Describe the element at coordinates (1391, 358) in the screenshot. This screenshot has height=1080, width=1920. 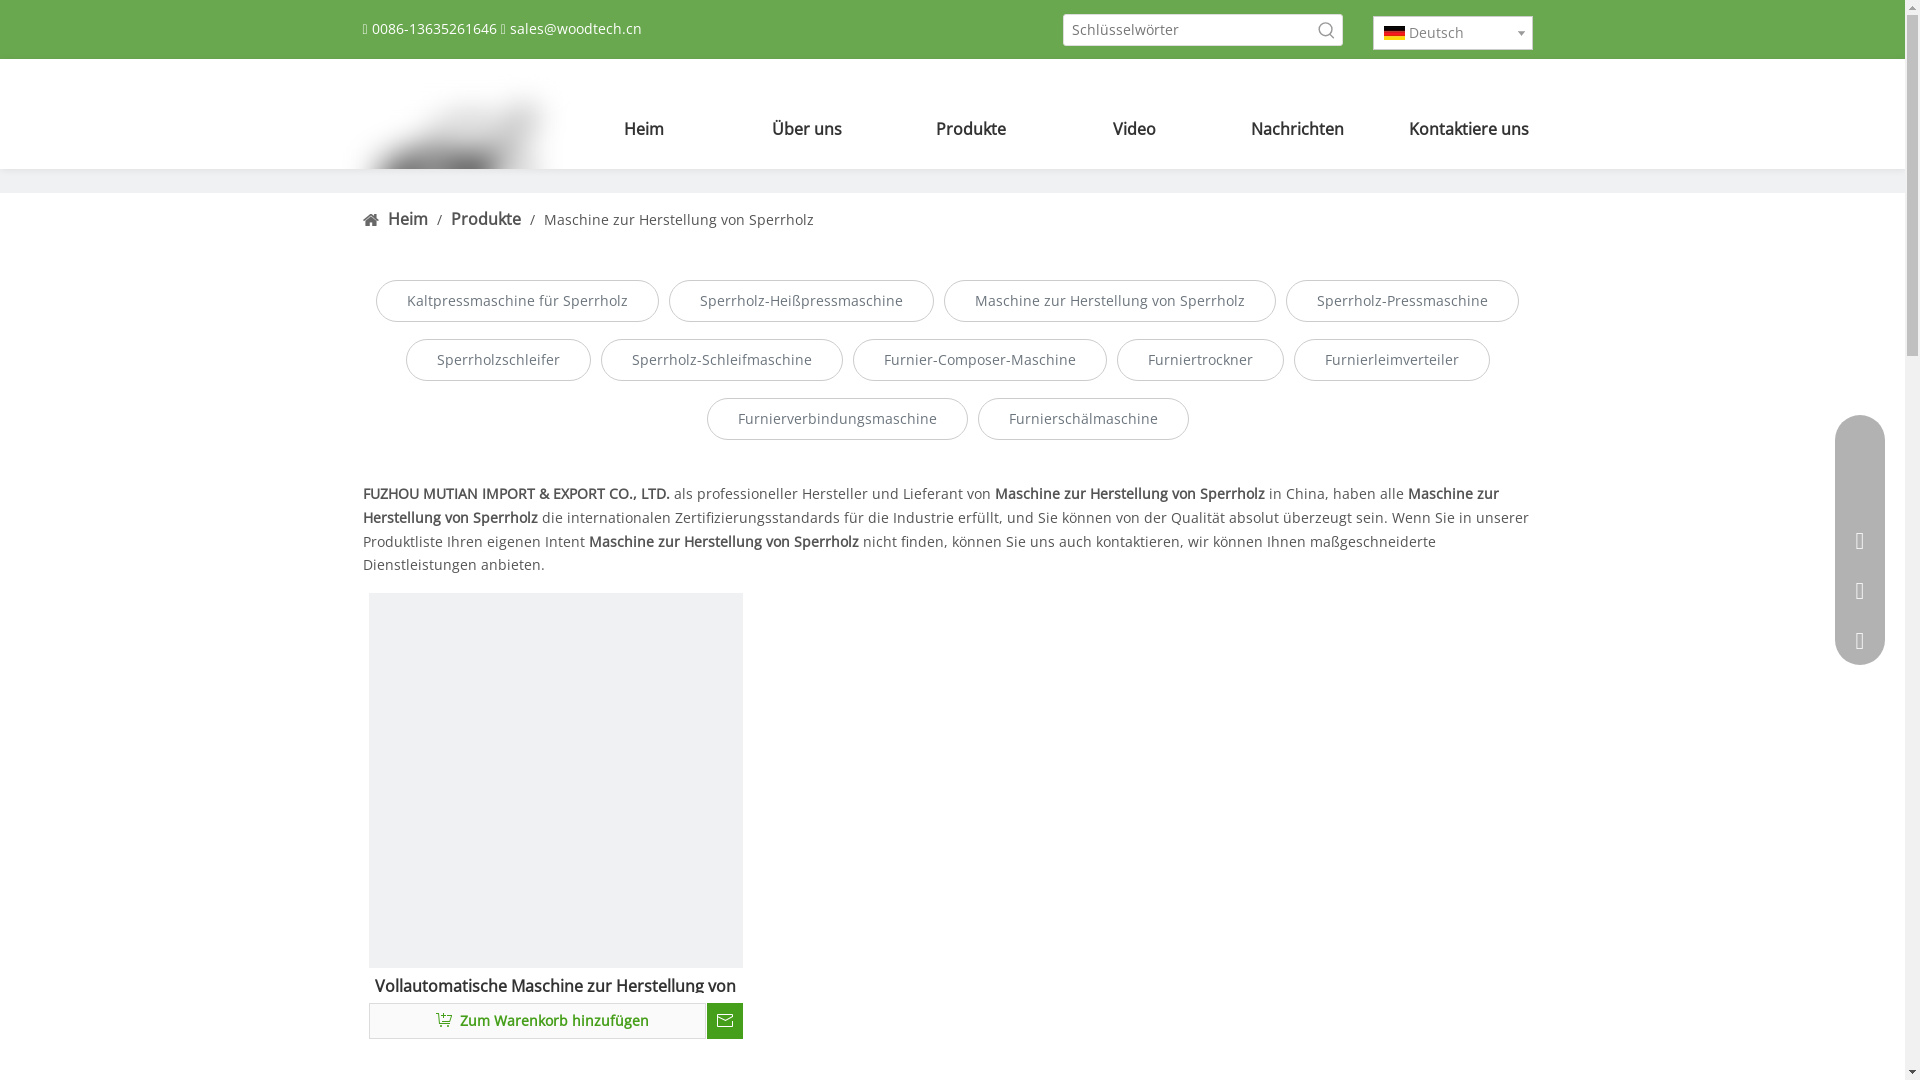
I see `'Furnierleimverteiler'` at that location.